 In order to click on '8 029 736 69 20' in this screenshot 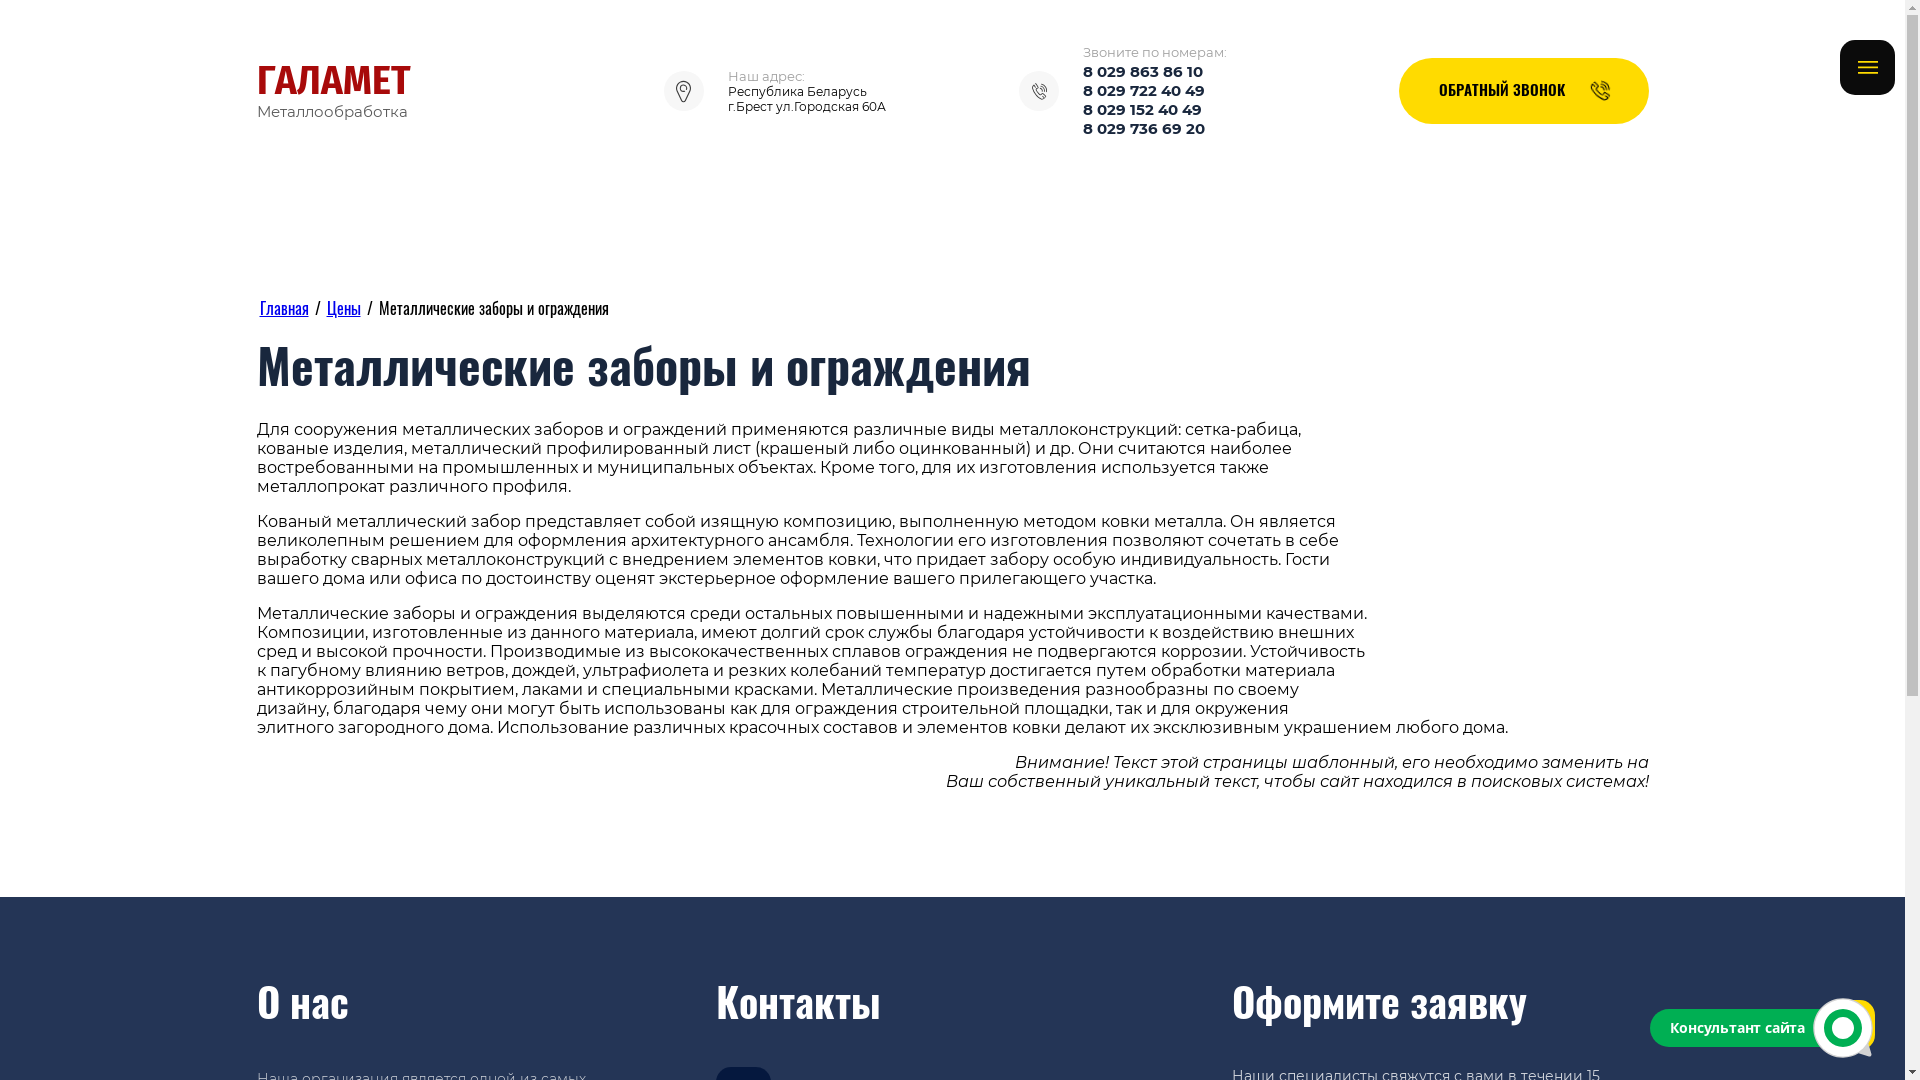, I will do `click(1082, 128)`.